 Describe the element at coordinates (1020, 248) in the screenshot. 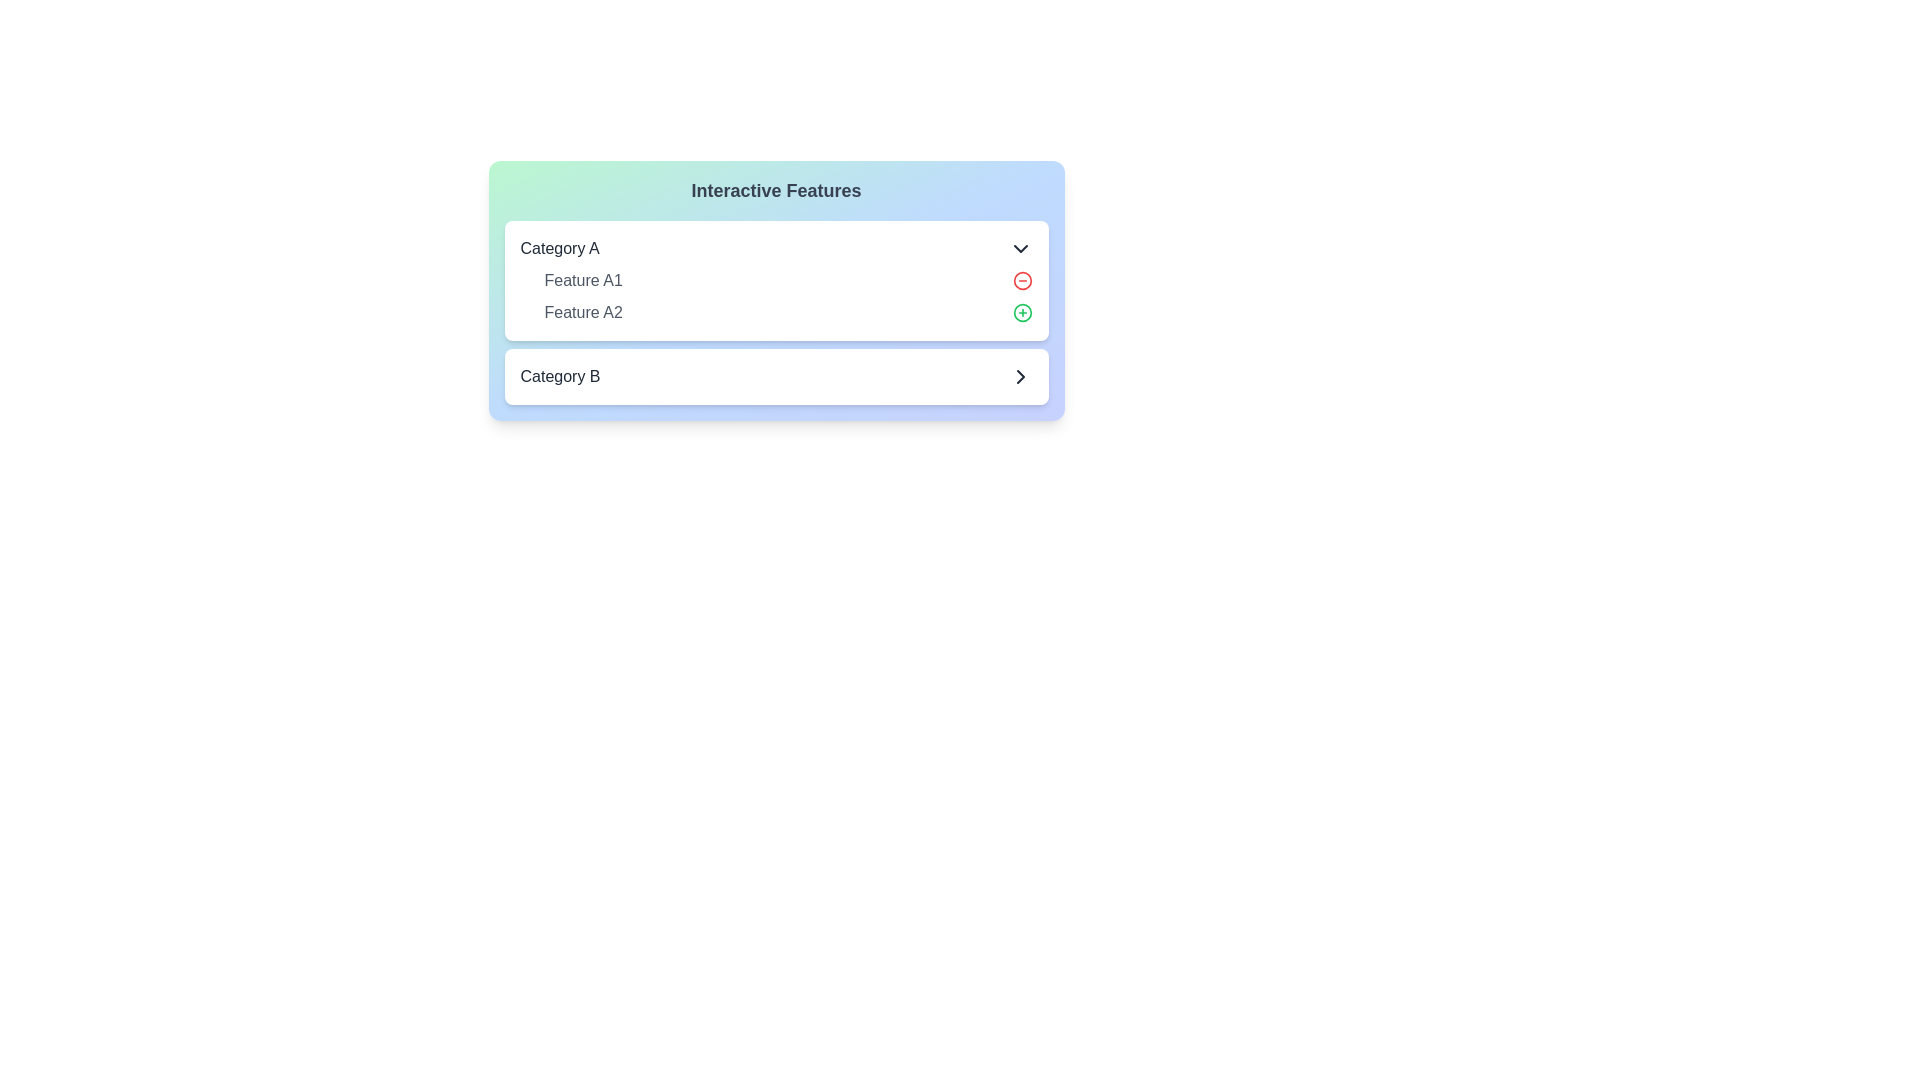

I see `the chevron icon located at the far right of the 'Category A' section` at that location.